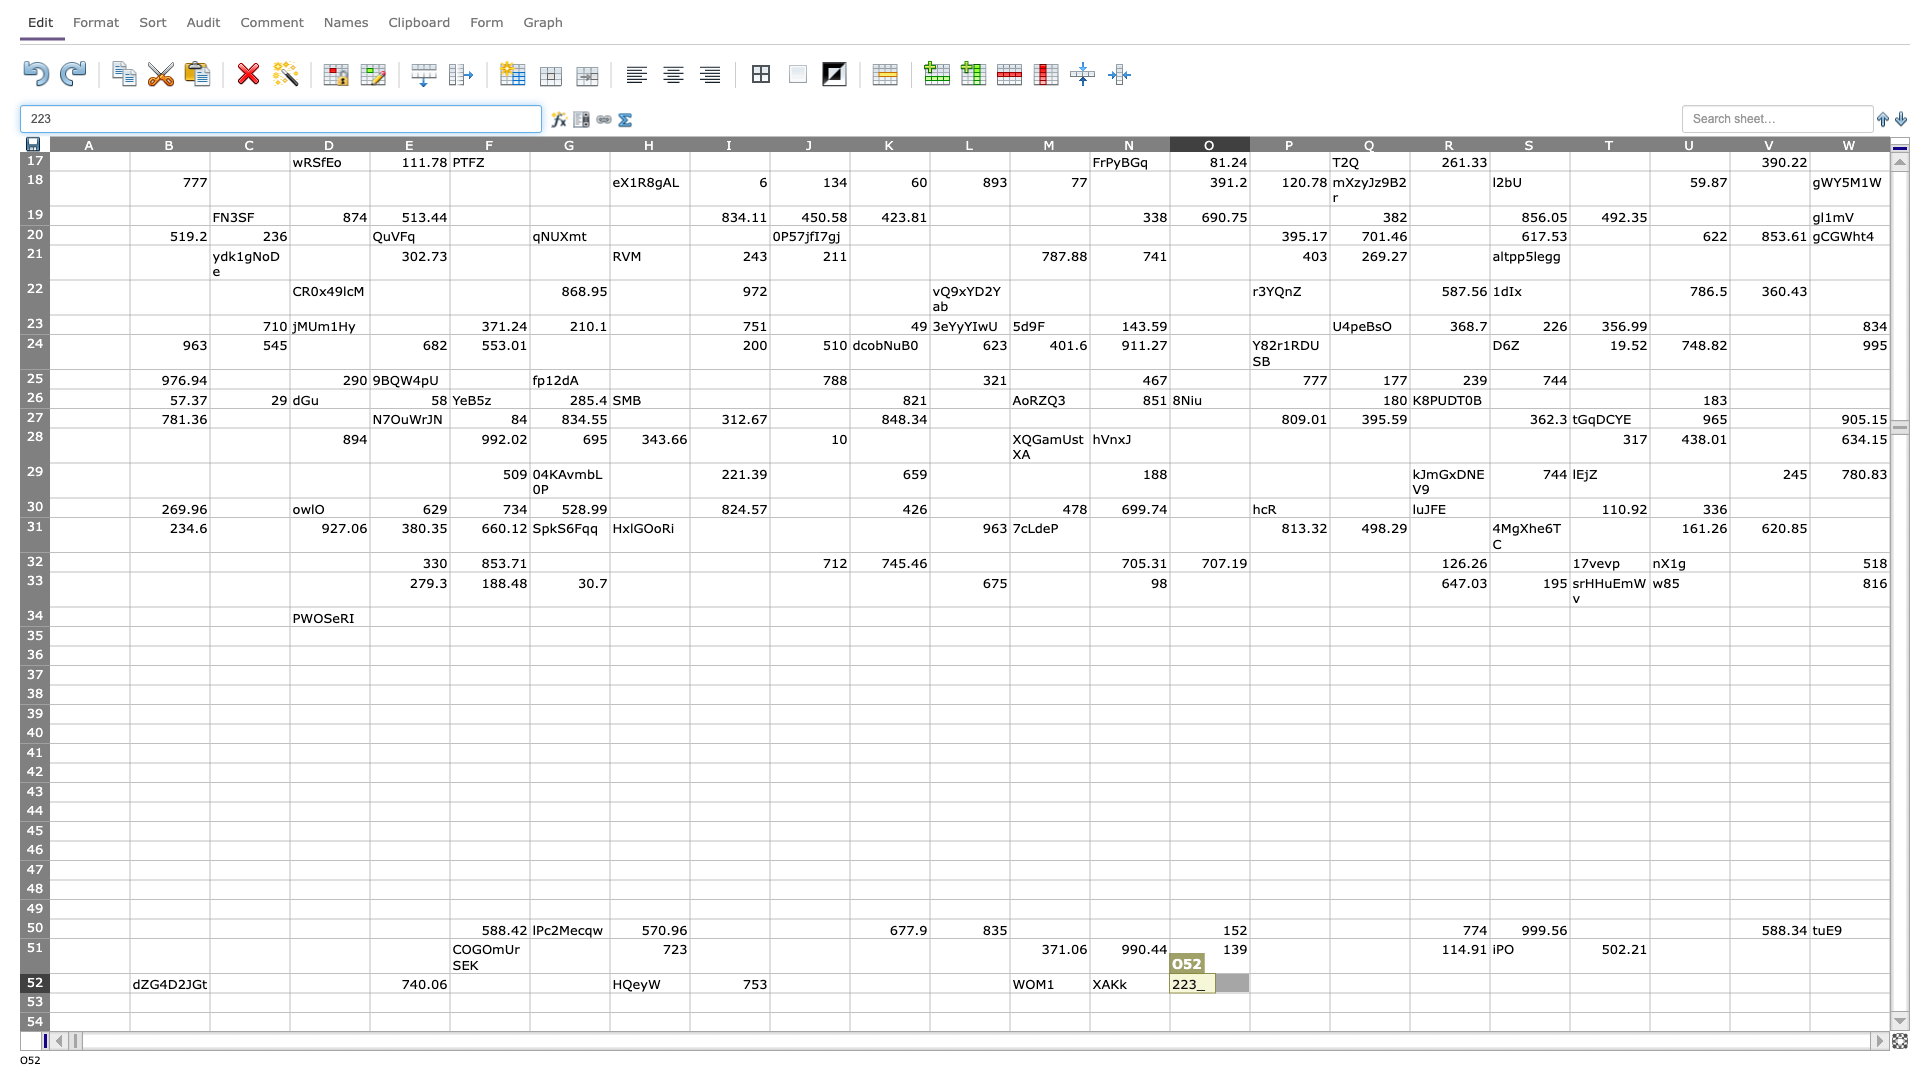  What do you see at coordinates (1409, 972) in the screenshot?
I see `top left corner of R52` at bounding box center [1409, 972].